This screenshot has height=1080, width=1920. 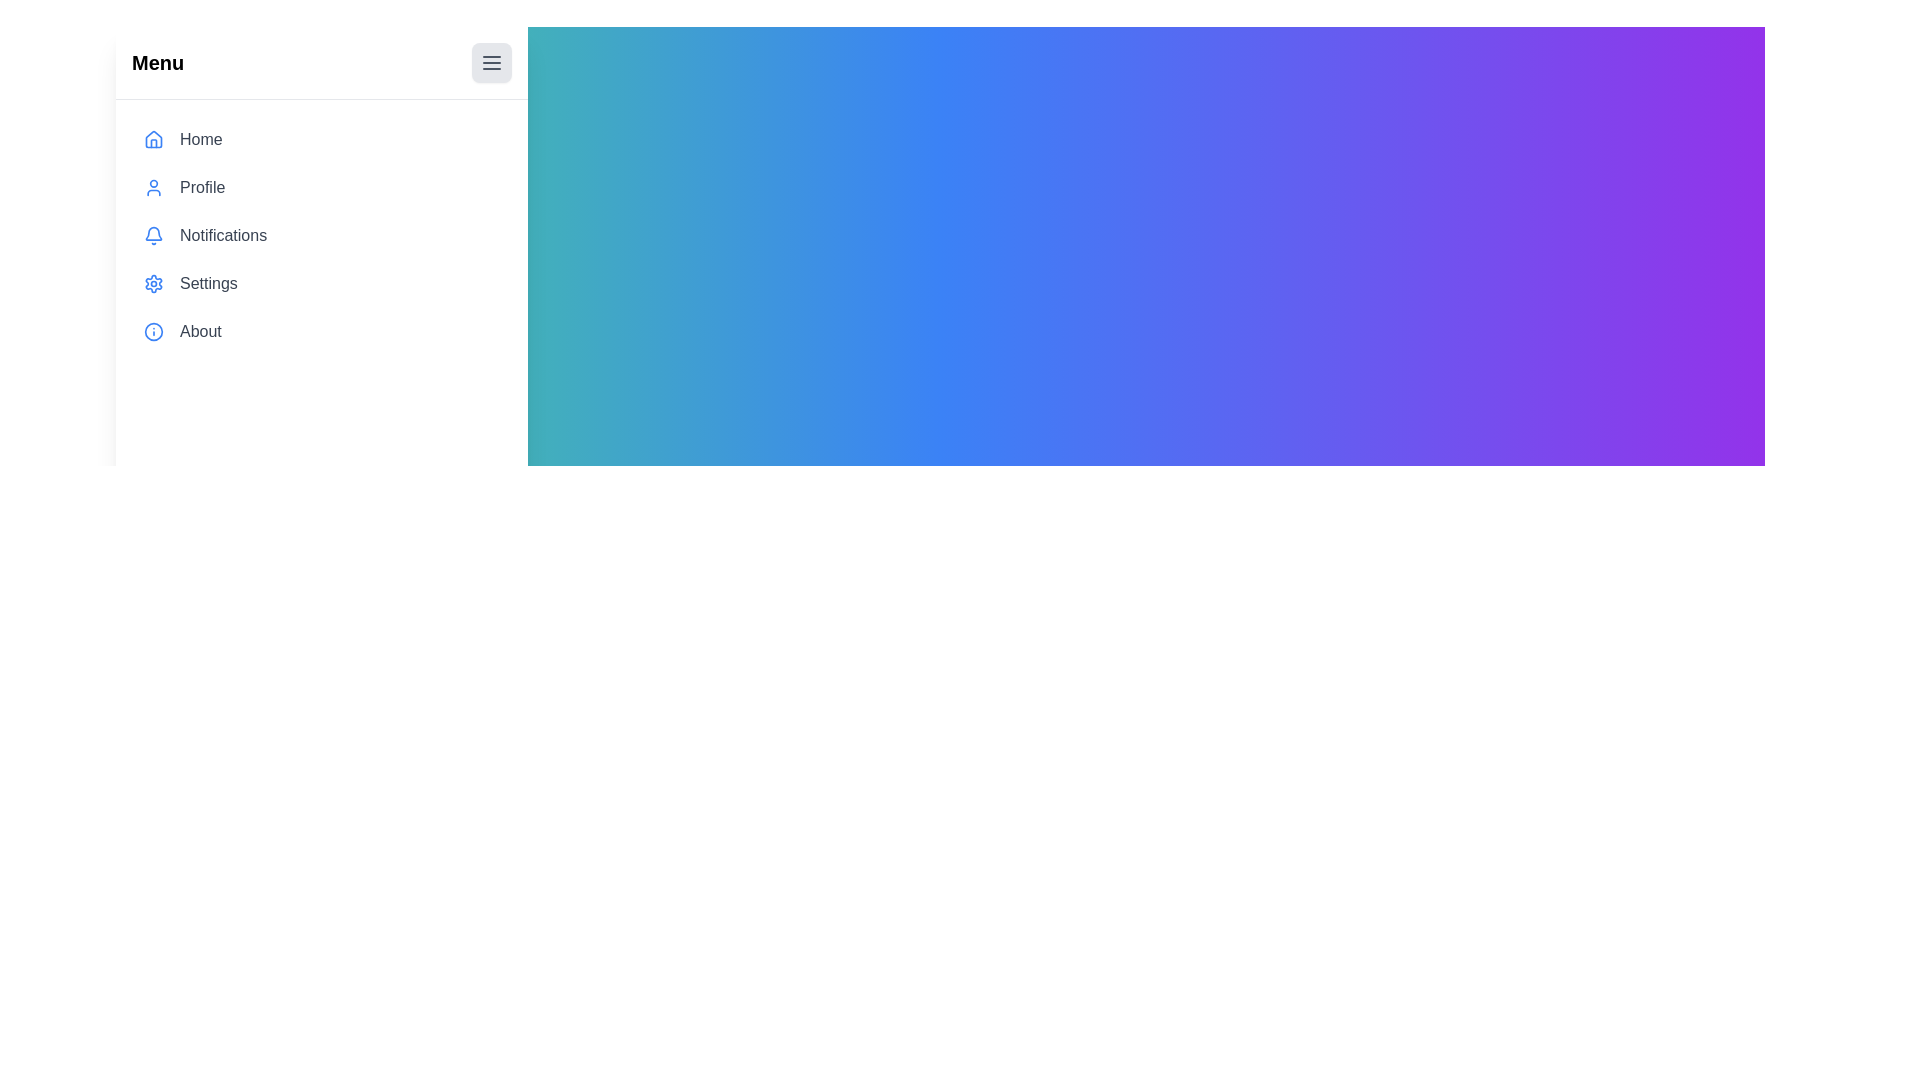 I want to click on the menu item labeled About, so click(x=322, y=330).